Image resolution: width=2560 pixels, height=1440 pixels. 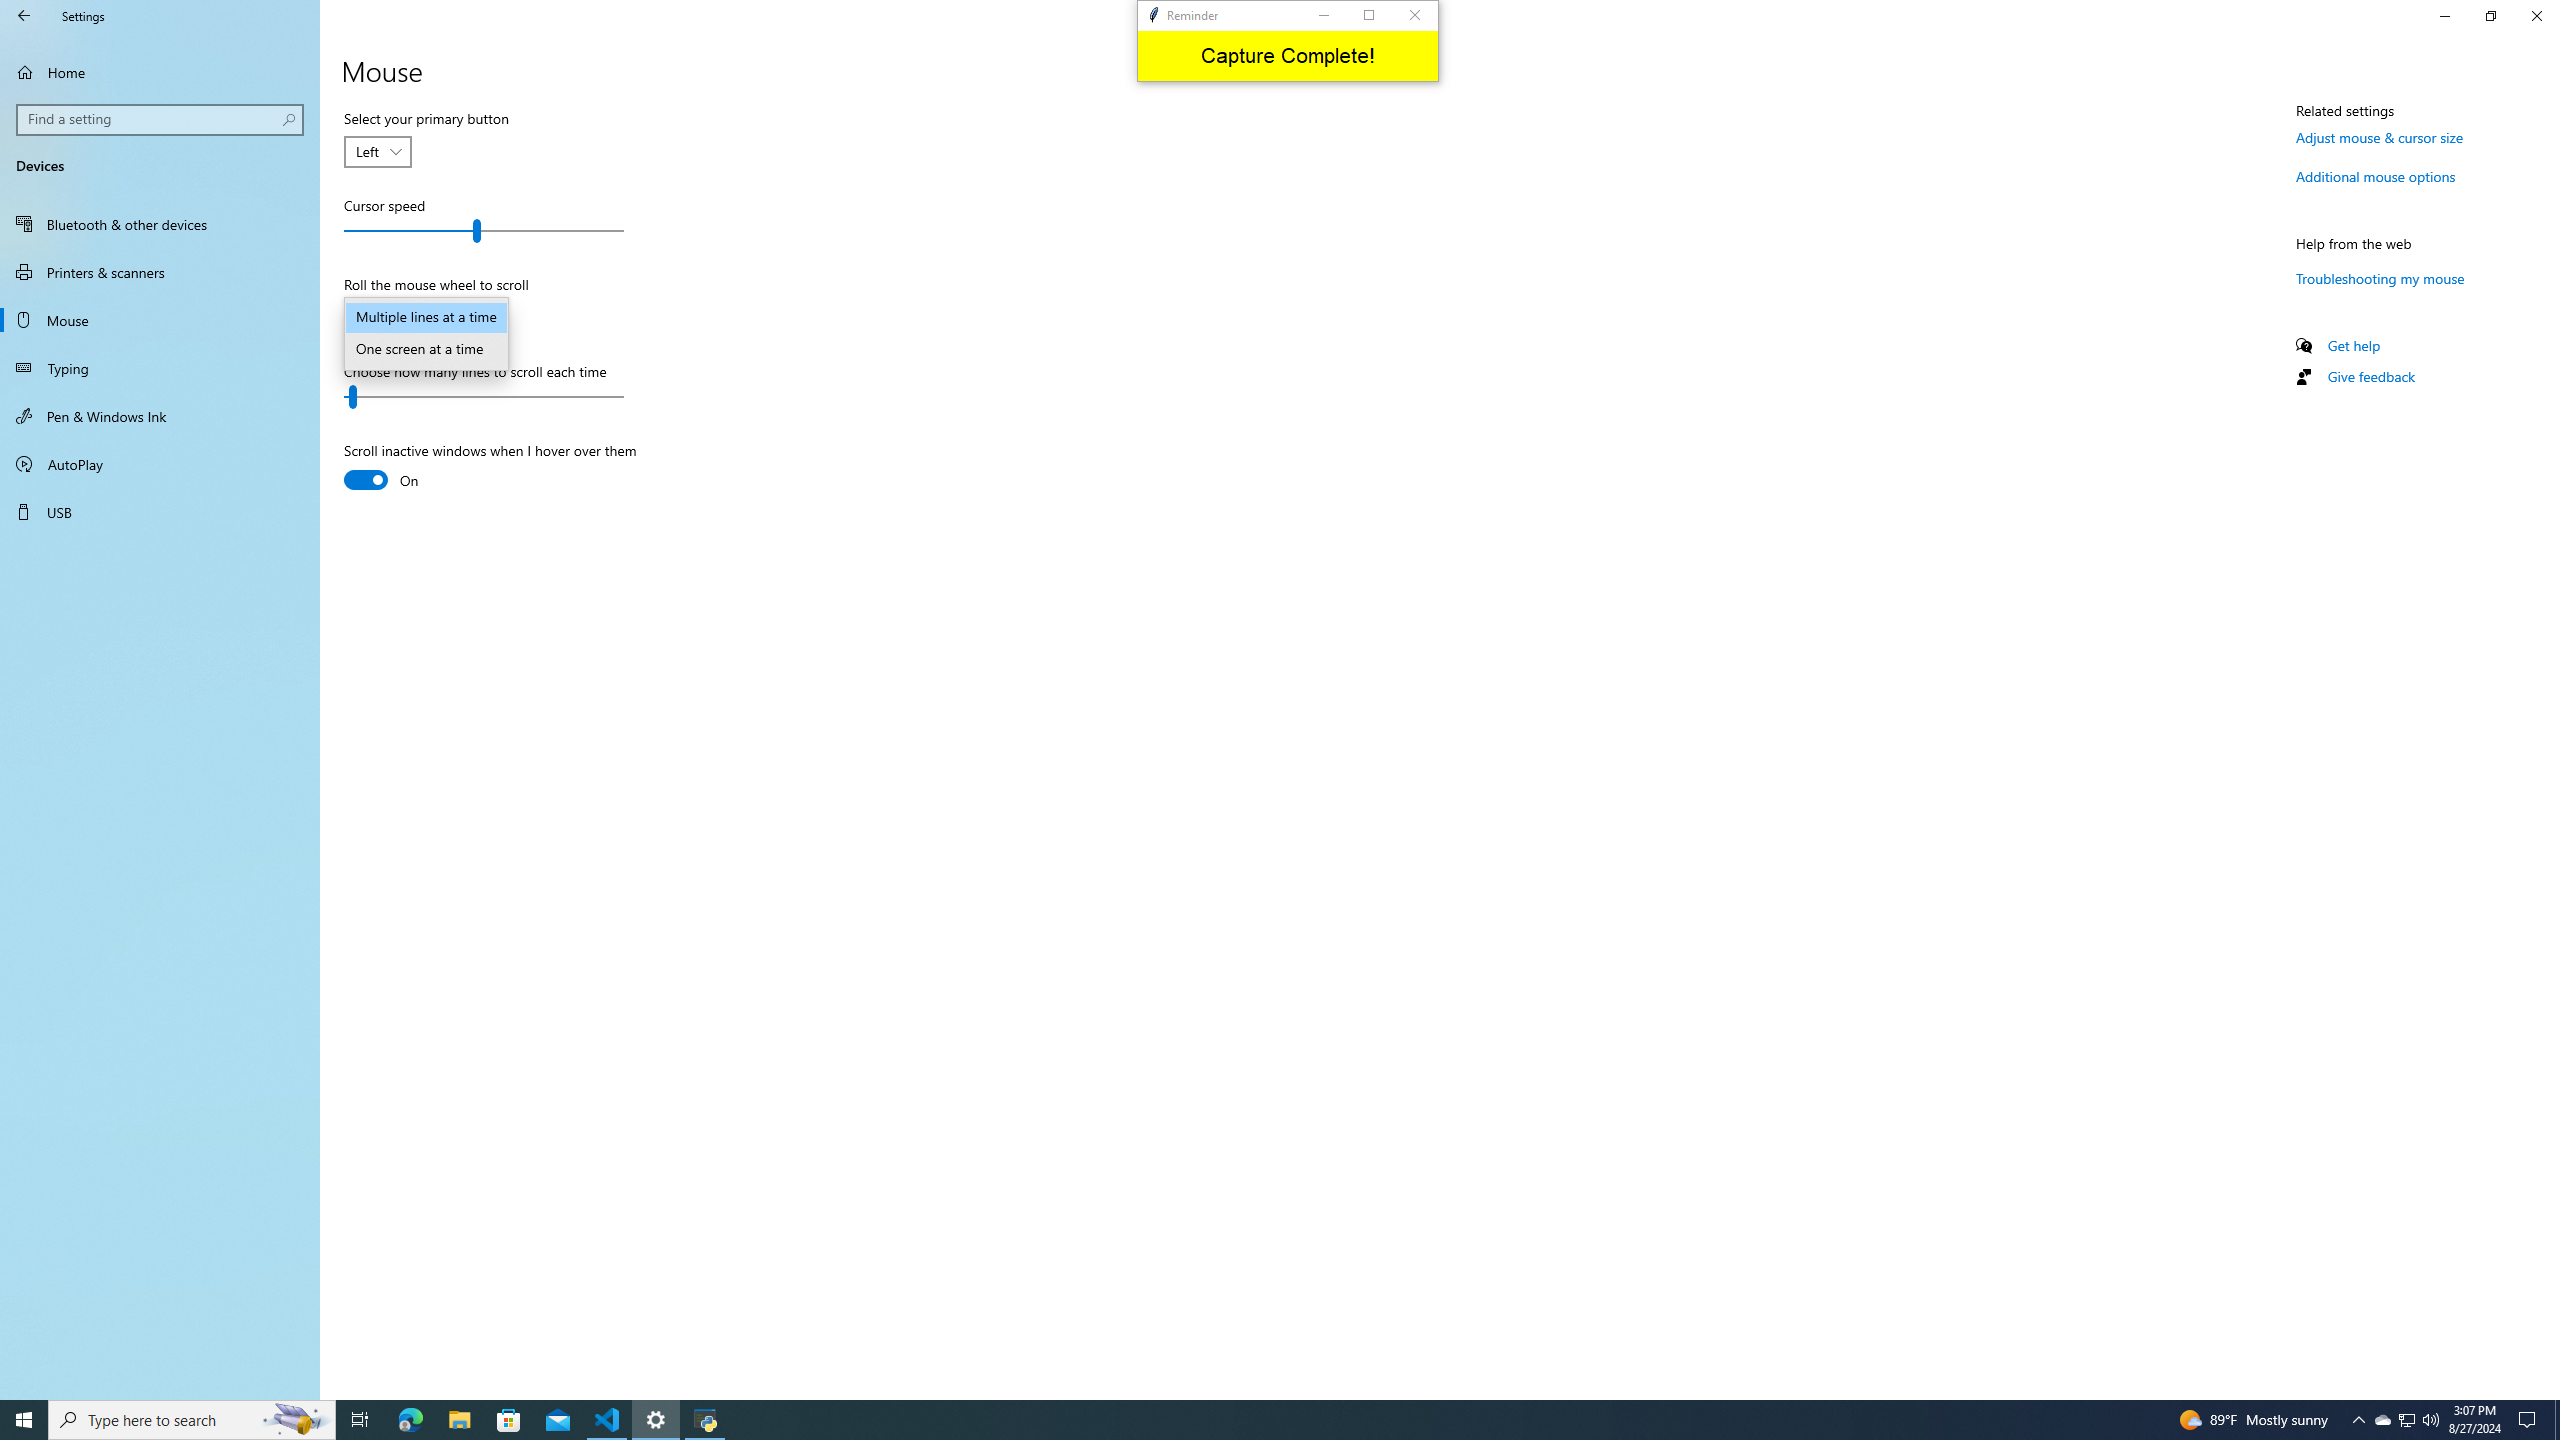 I want to click on 'Choose how many lines to scroll each time', so click(x=482, y=397).